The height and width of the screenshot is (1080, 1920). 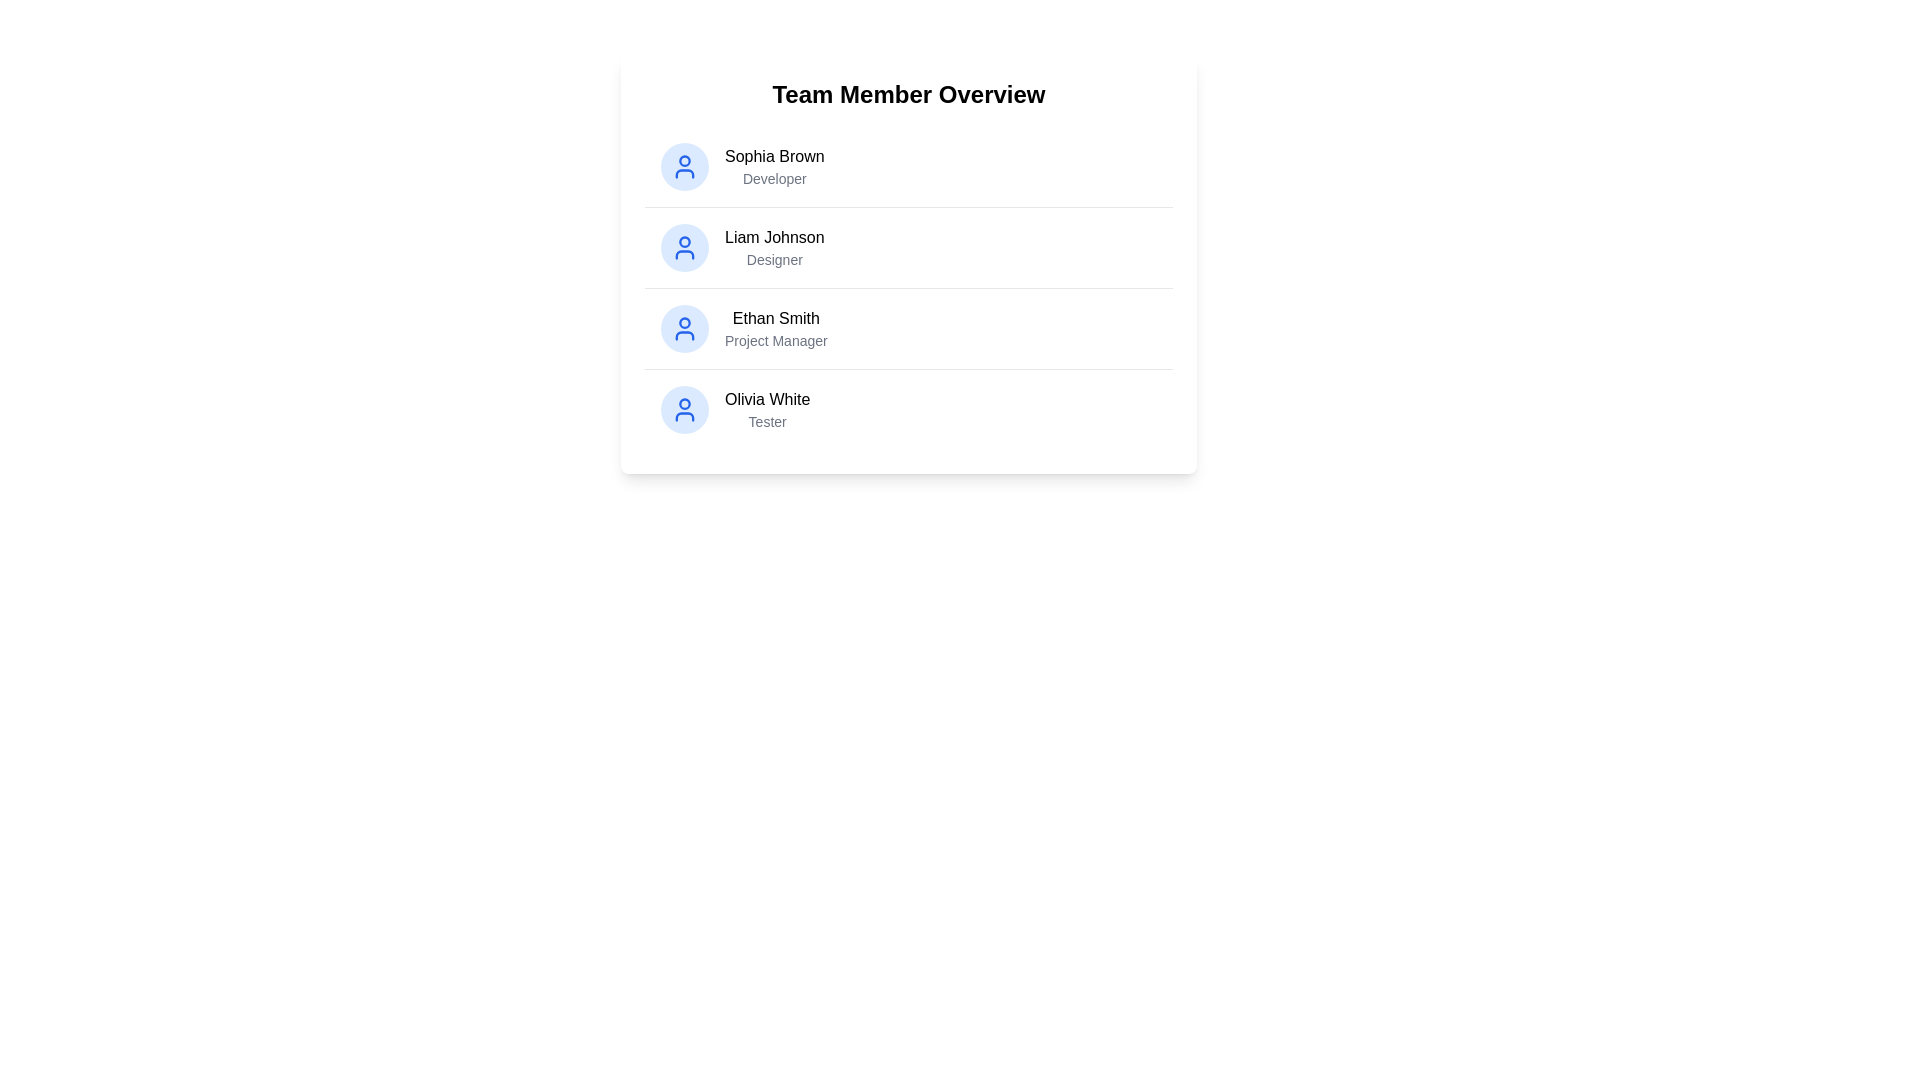 I want to click on the Text label indicating the job title of 'Sophia Brown', which is positioned directly below her name in the team member list interface, so click(x=773, y=177).